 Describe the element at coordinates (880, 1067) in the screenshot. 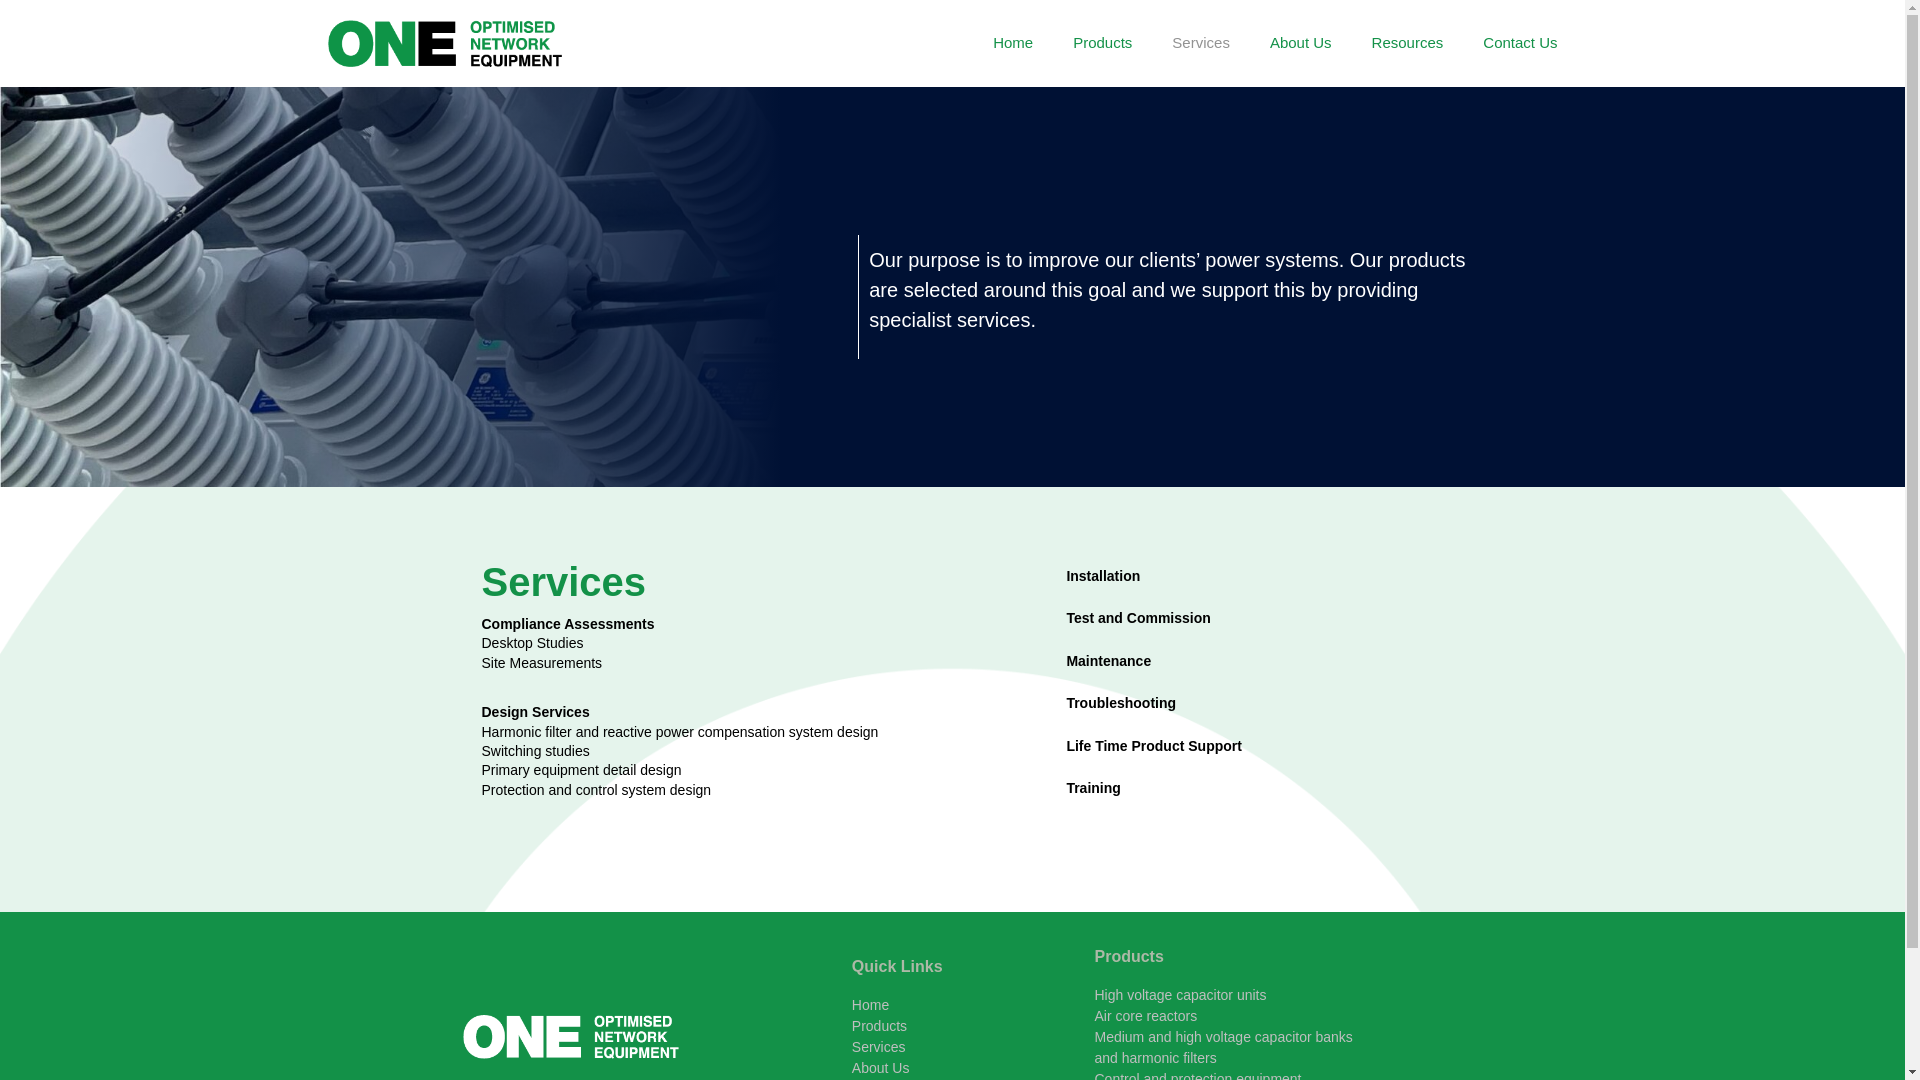

I see `'About Us'` at that location.